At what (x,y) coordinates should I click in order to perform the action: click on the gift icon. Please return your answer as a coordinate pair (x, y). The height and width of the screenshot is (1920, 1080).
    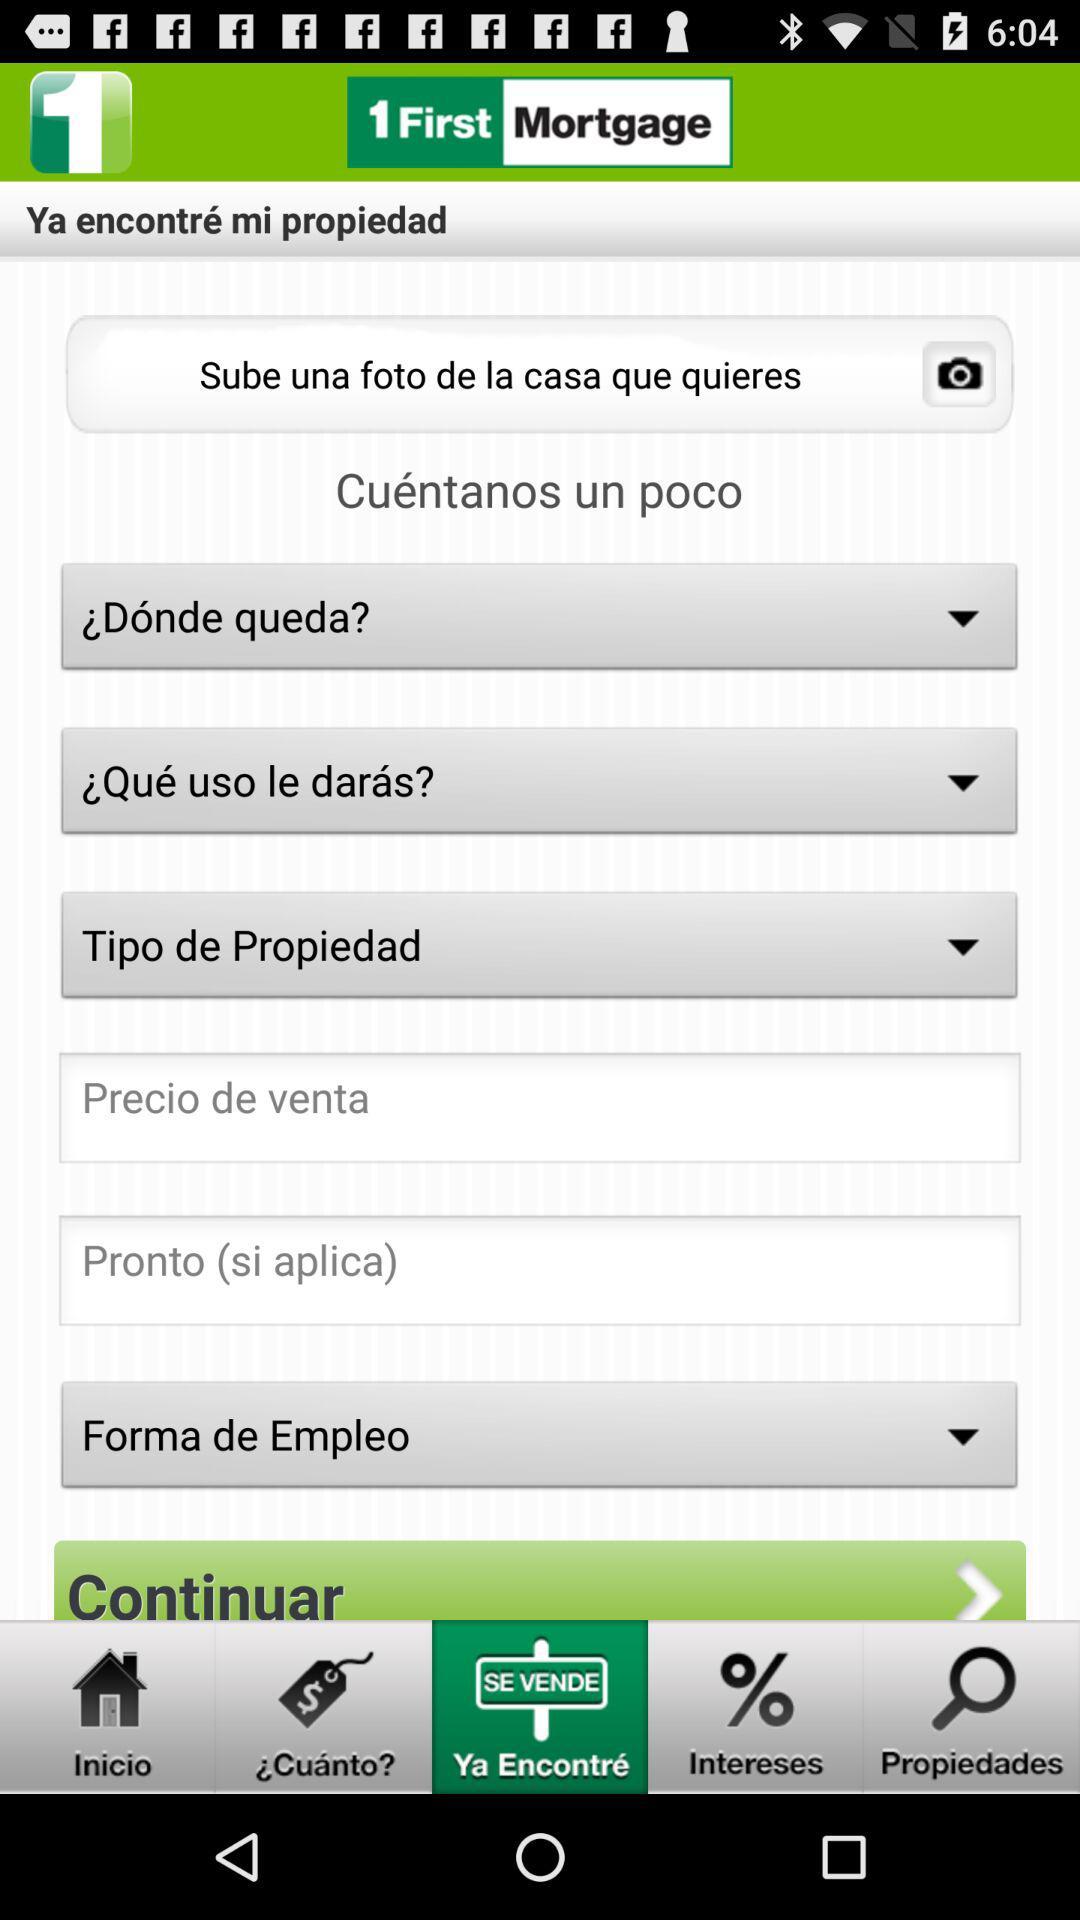
    Looking at the image, I should click on (540, 1826).